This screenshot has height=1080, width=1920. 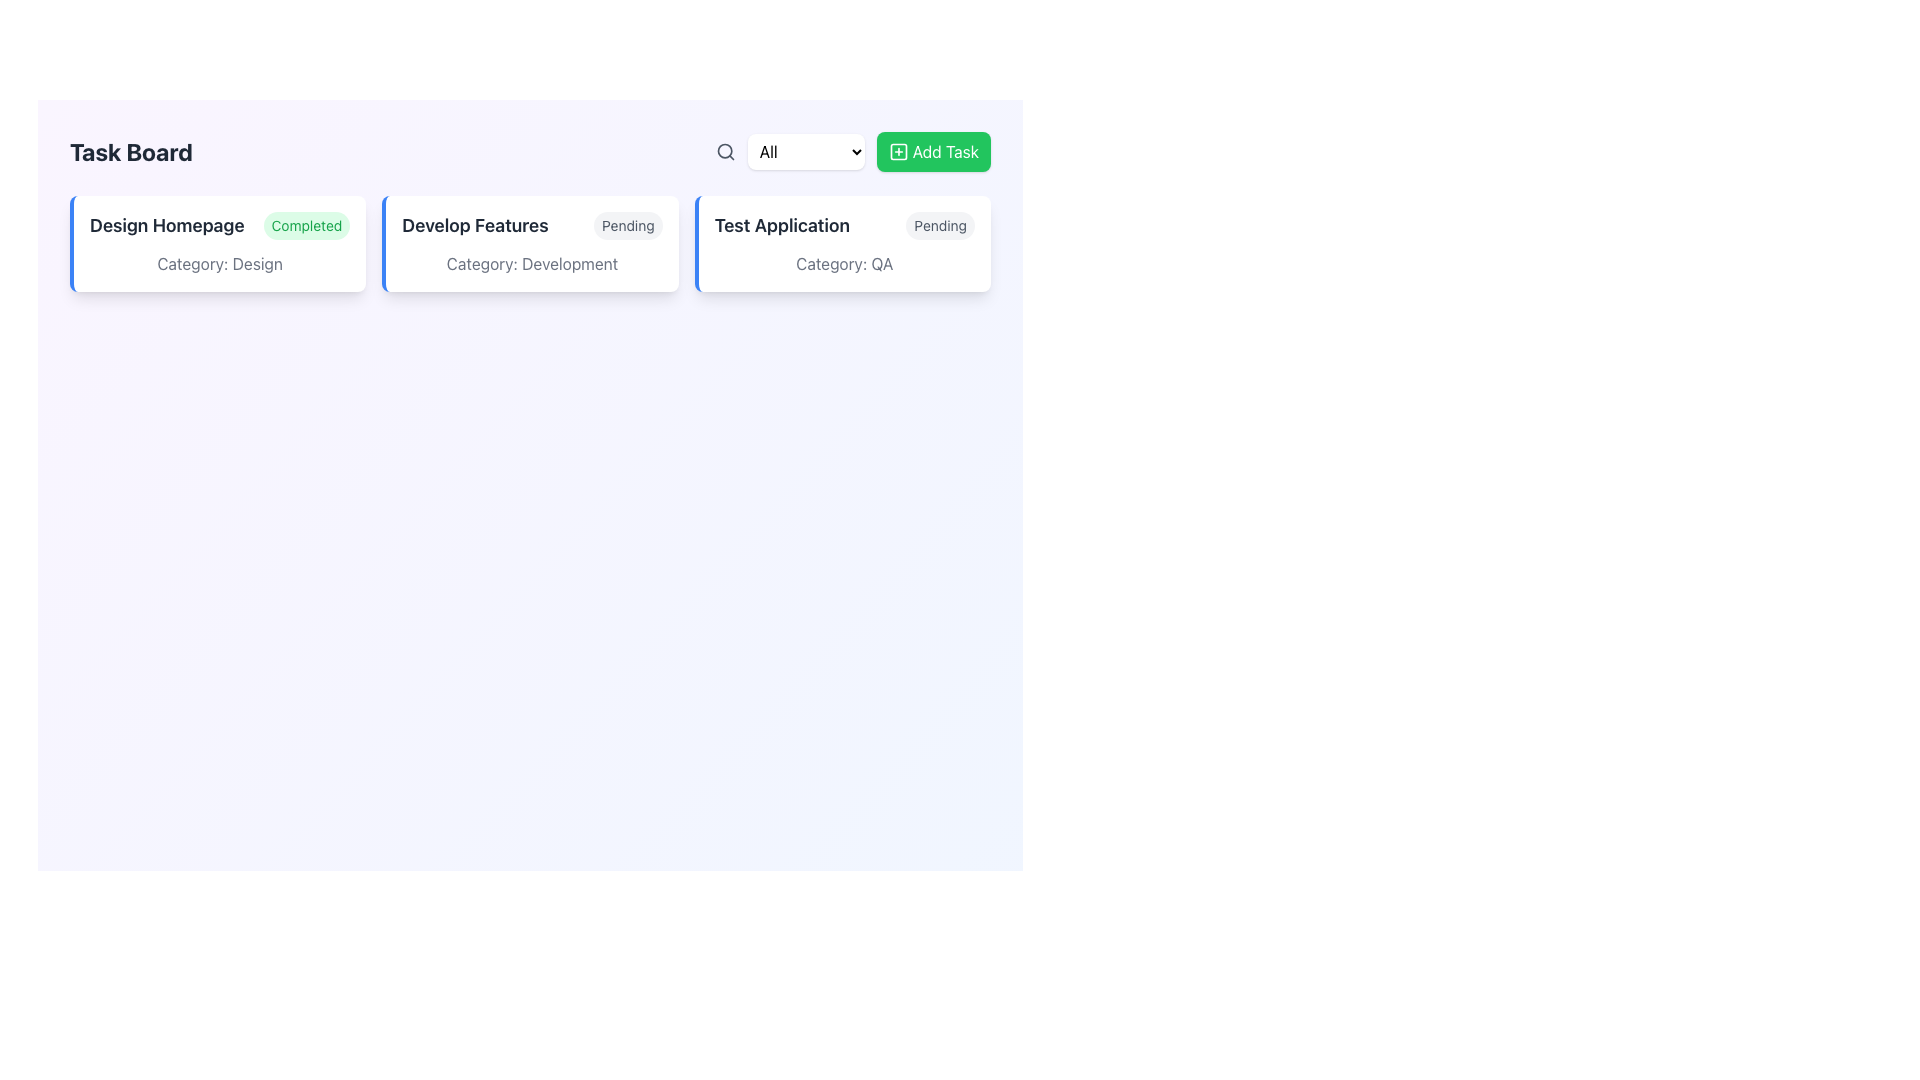 I want to click on the text label of the button located in the top-right corner of the interface, which triggers the task creation functionality, so click(x=944, y=150).